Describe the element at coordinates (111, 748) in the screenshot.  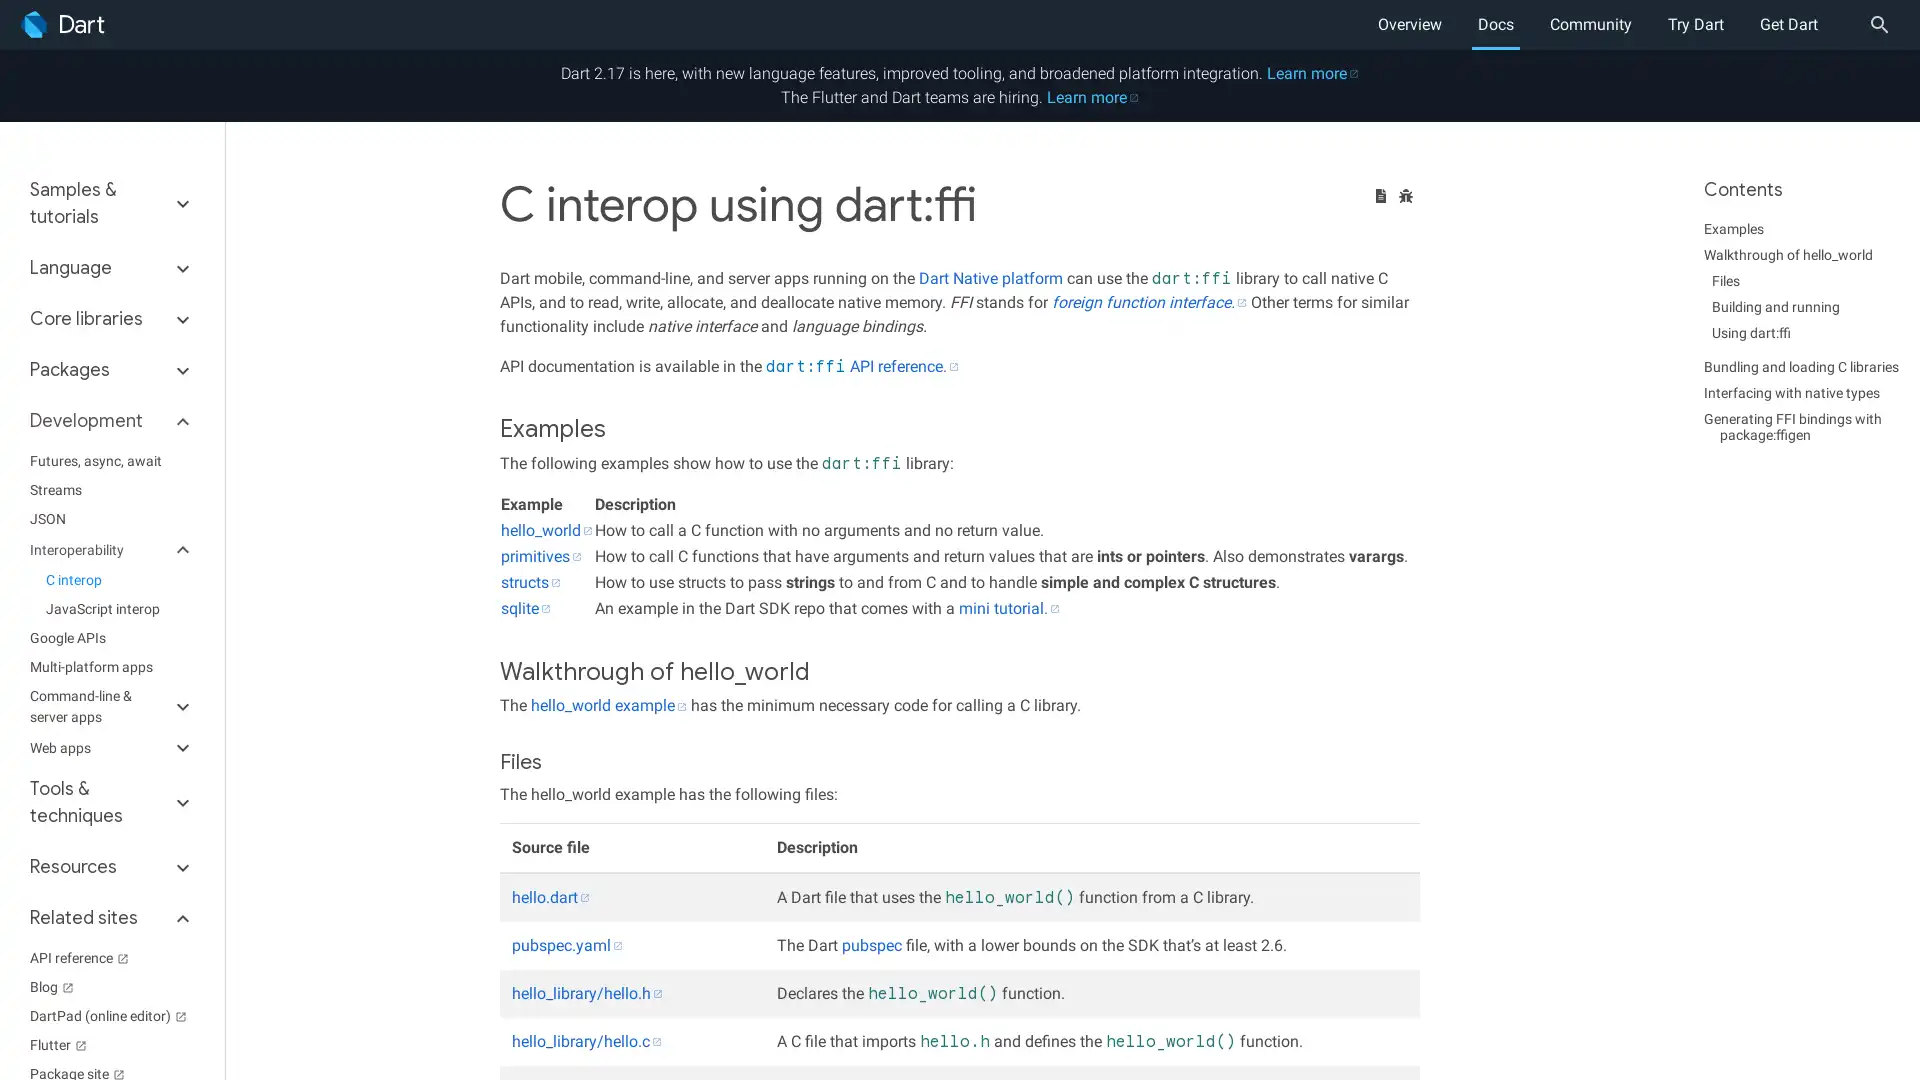
I see `Web apps keyboard_arrow_down` at that location.